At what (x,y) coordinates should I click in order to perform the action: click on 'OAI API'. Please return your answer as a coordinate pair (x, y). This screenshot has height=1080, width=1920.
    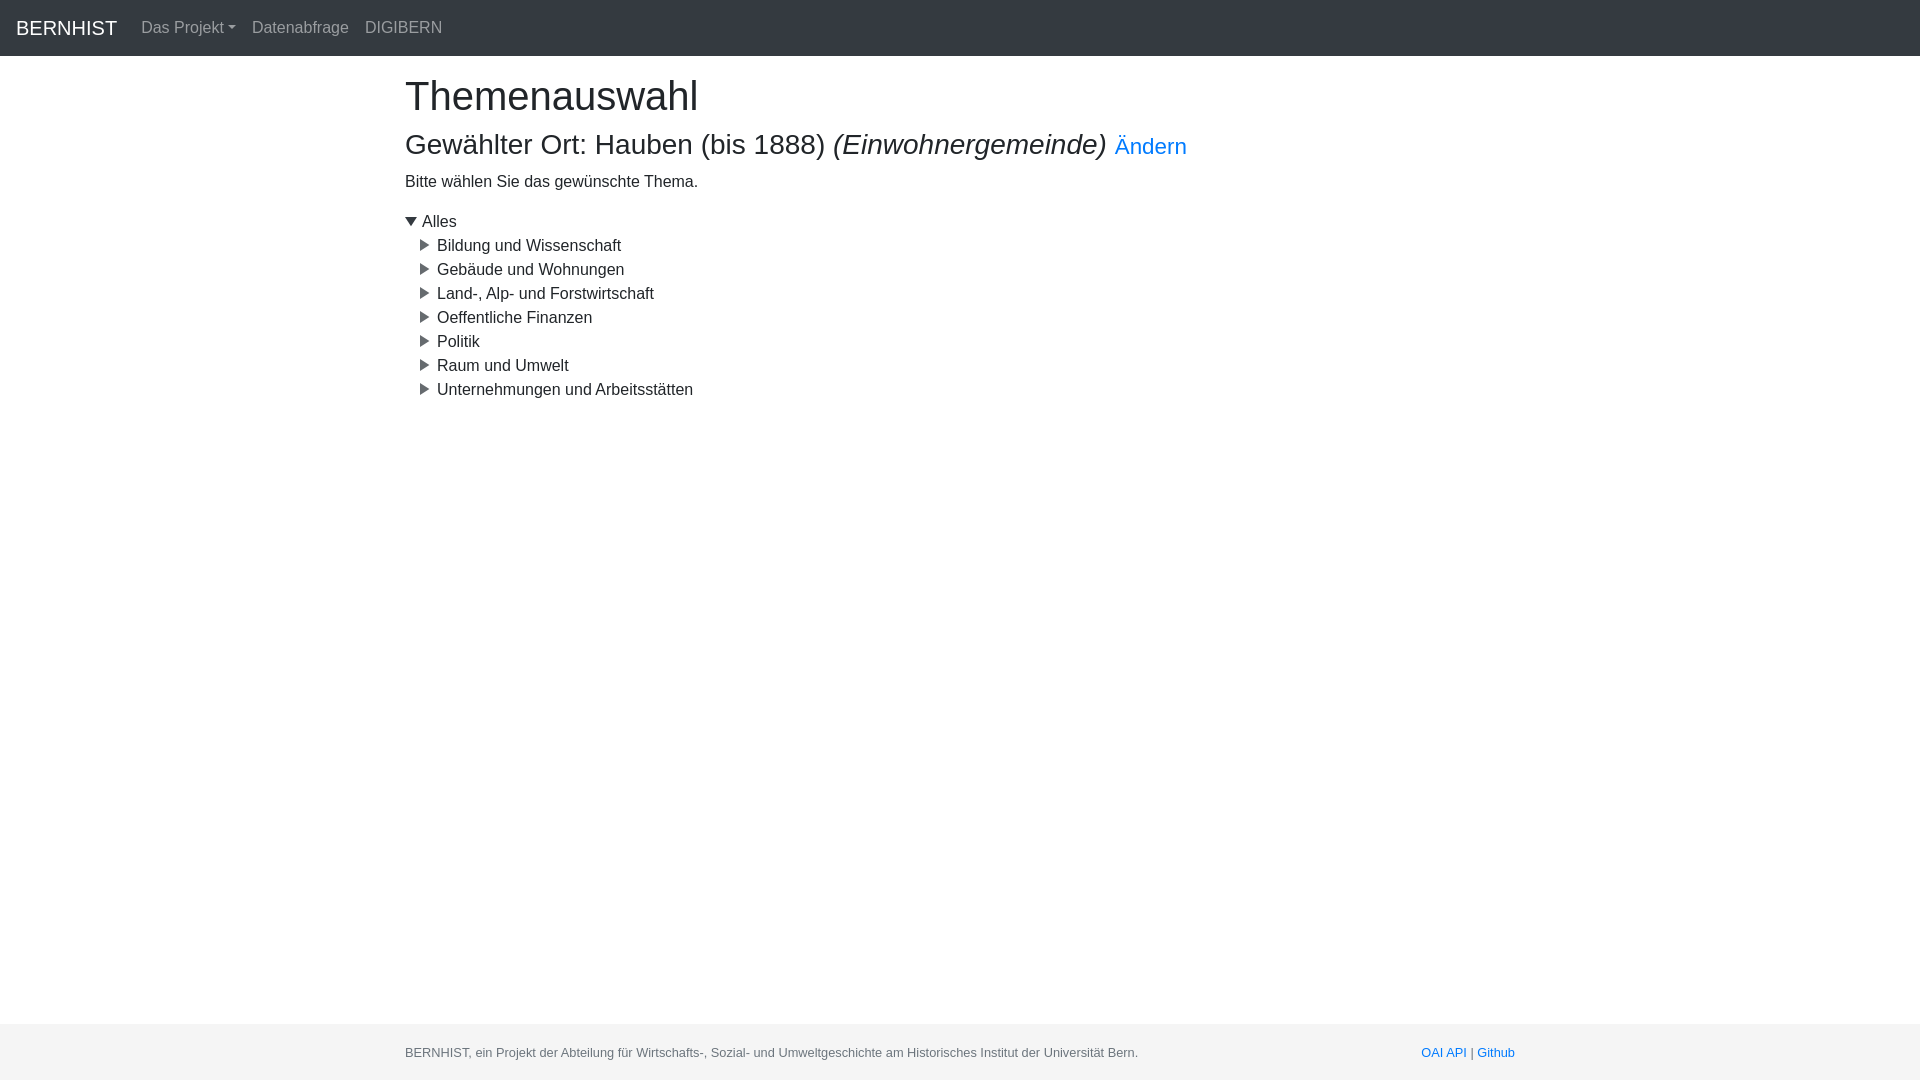
    Looking at the image, I should click on (1419, 1051).